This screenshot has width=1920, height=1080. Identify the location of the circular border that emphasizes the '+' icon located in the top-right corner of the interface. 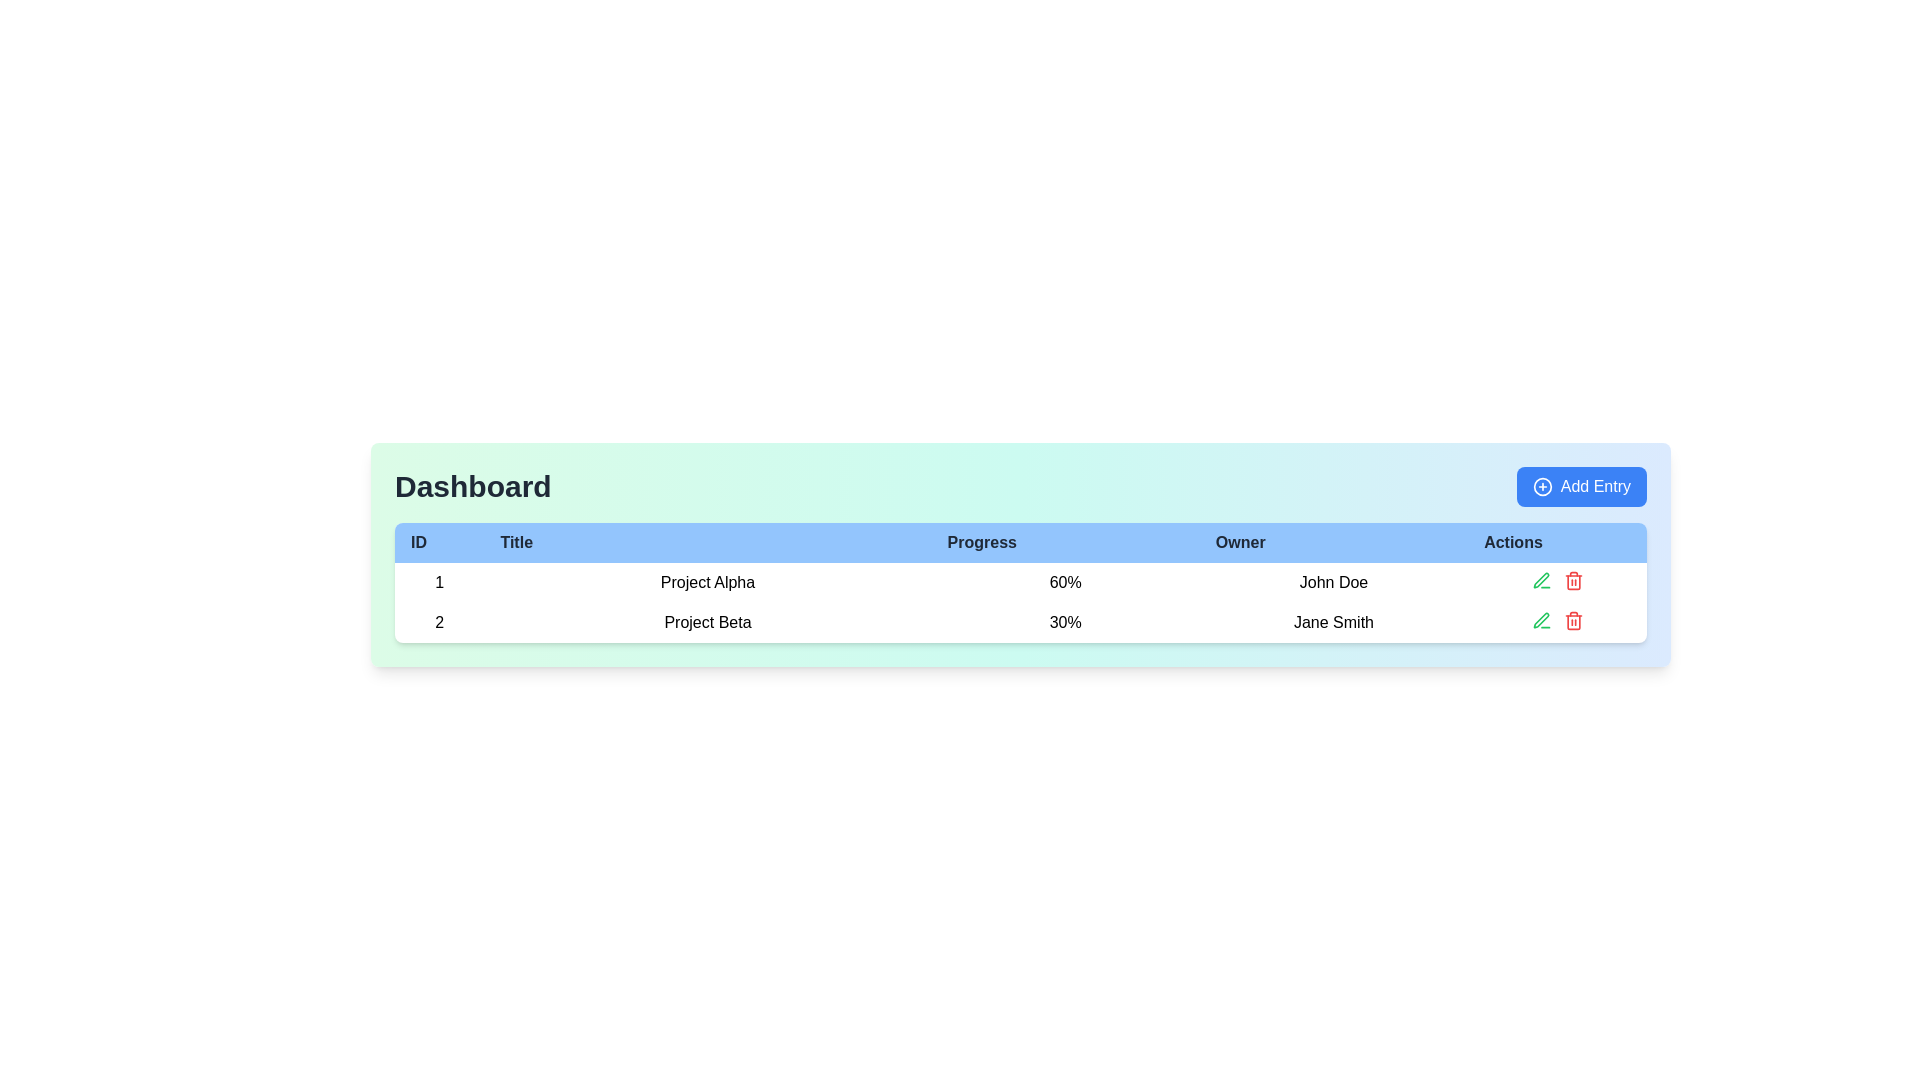
(1541, 486).